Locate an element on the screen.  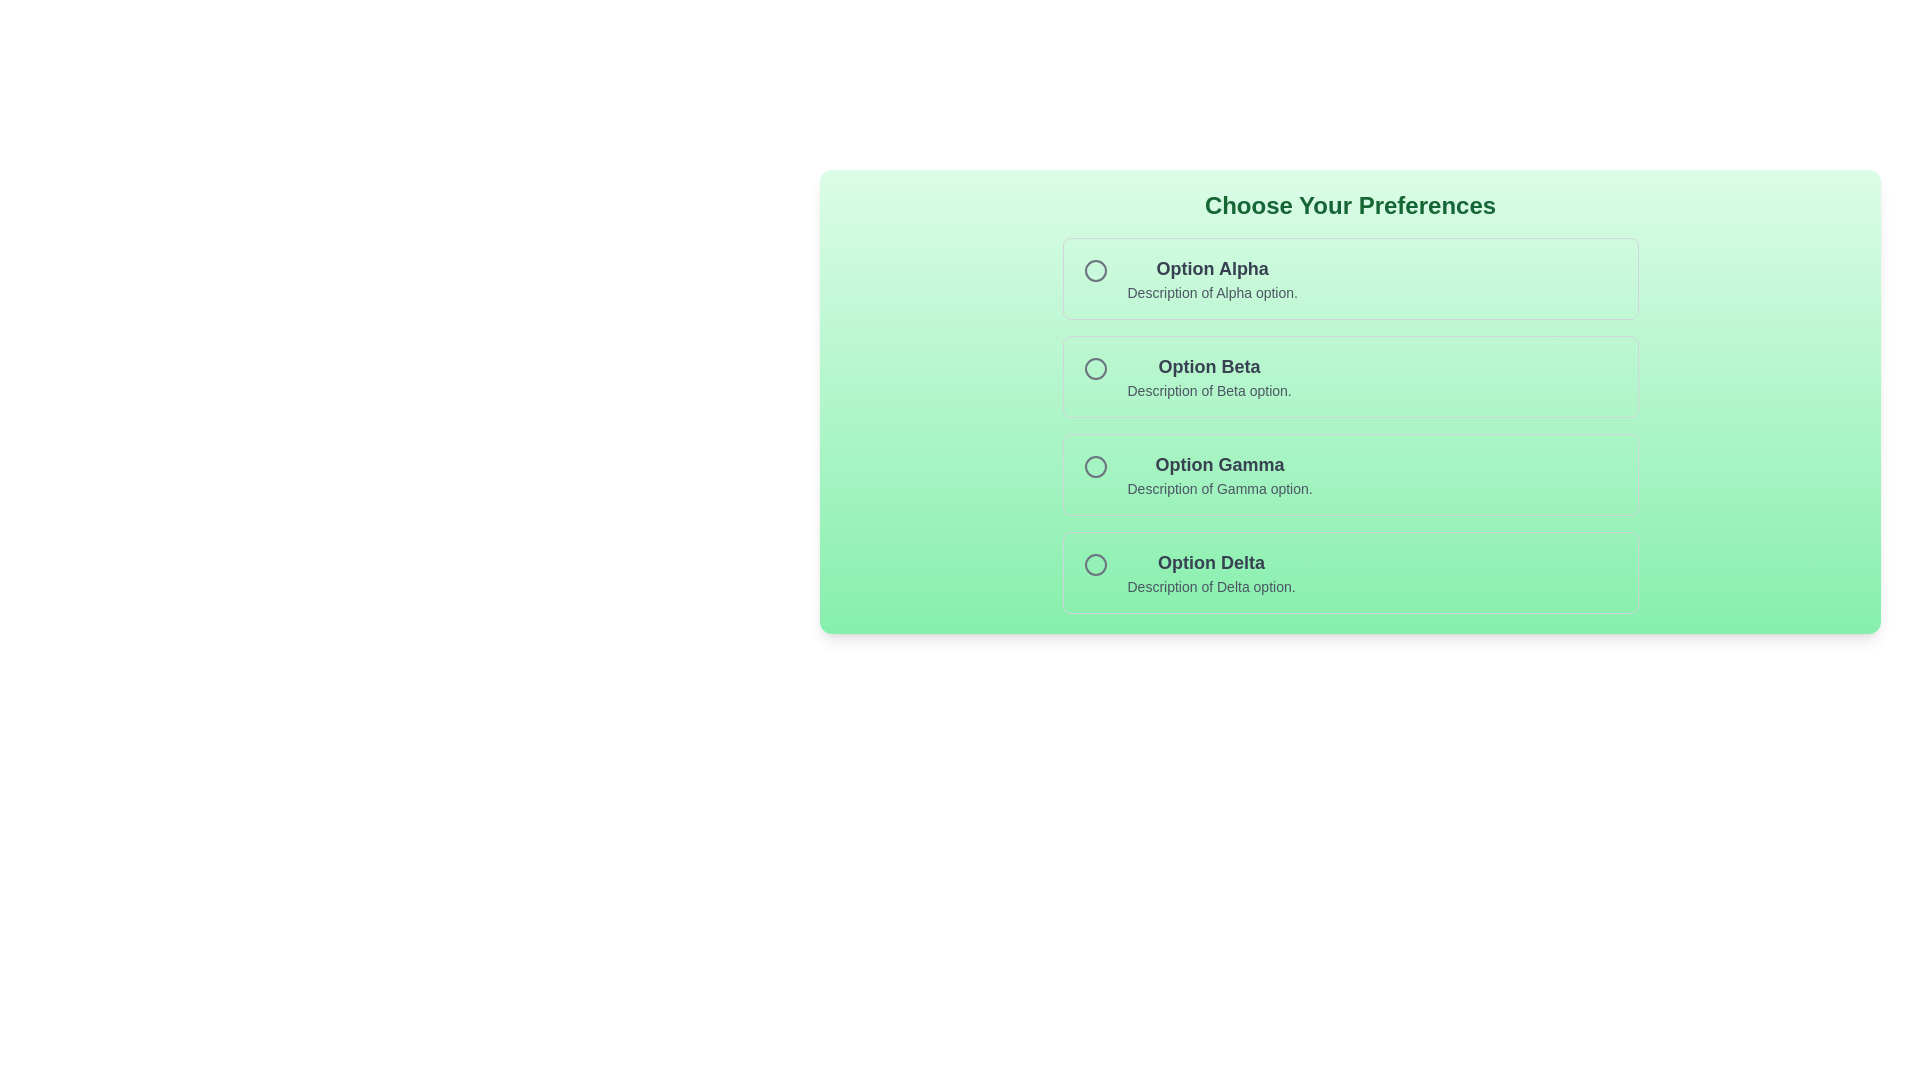
the descriptive text element located below the 'Option Beta' heading in the second option row of the vertically arranged list of selectable preferences is located at coordinates (1208, 390).